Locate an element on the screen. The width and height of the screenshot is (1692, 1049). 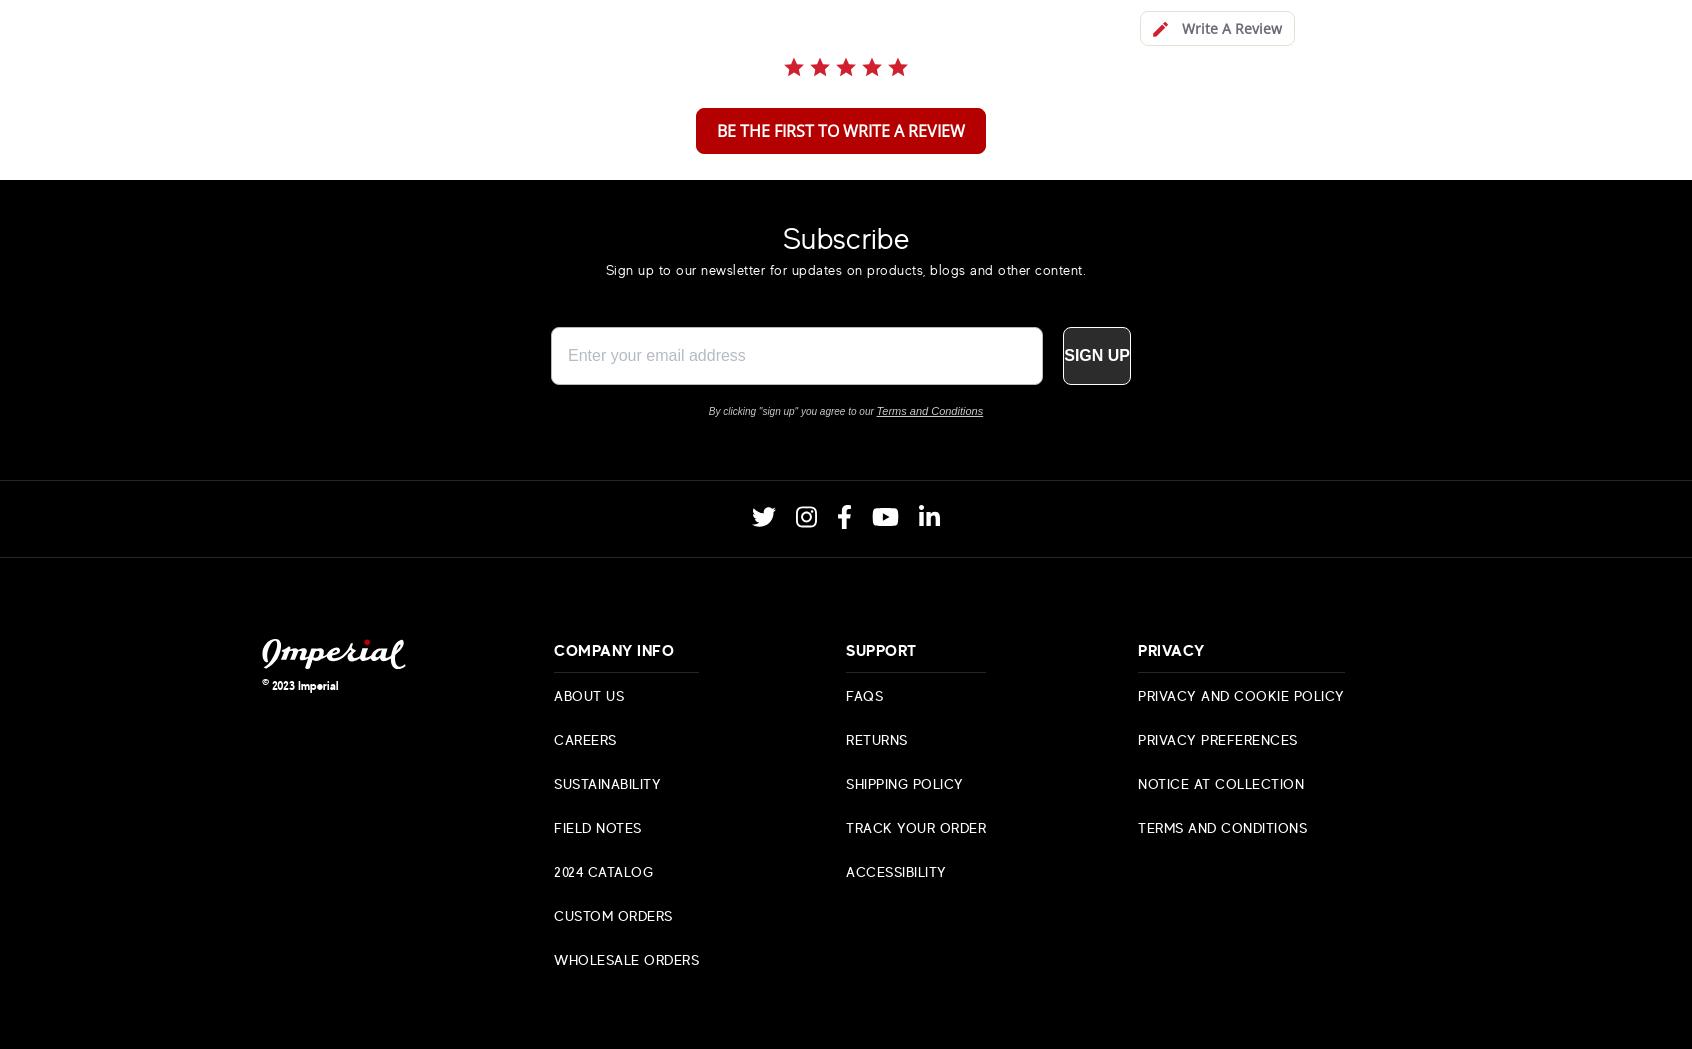
'Custom Orders' is located at coordinates (612, 913).